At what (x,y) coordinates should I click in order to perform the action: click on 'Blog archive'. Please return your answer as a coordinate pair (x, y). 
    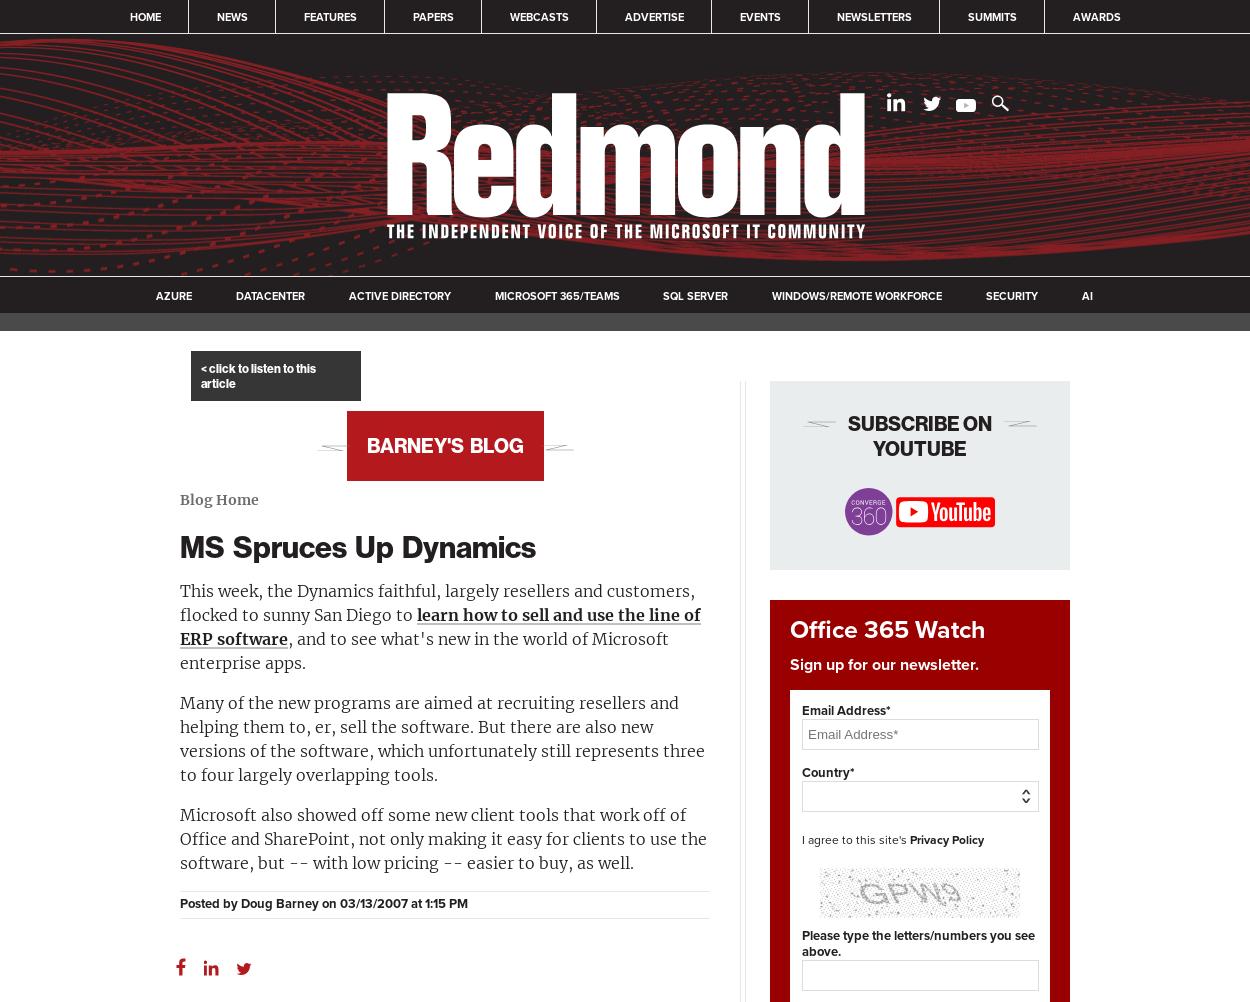
    Looking at the image, I should click on (444, 422).